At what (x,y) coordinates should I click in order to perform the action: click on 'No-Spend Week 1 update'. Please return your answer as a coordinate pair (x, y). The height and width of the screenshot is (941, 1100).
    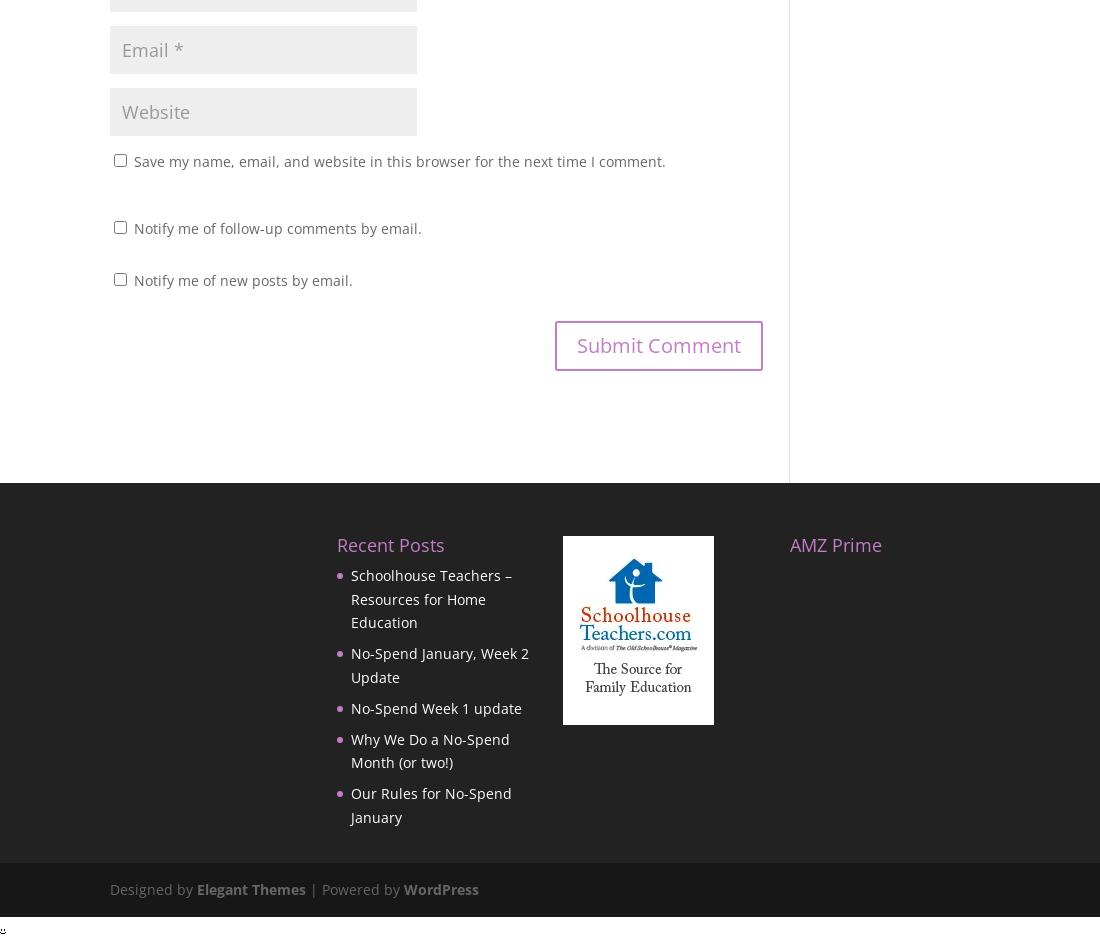
    Looking at the image, I should click on (434, 707).